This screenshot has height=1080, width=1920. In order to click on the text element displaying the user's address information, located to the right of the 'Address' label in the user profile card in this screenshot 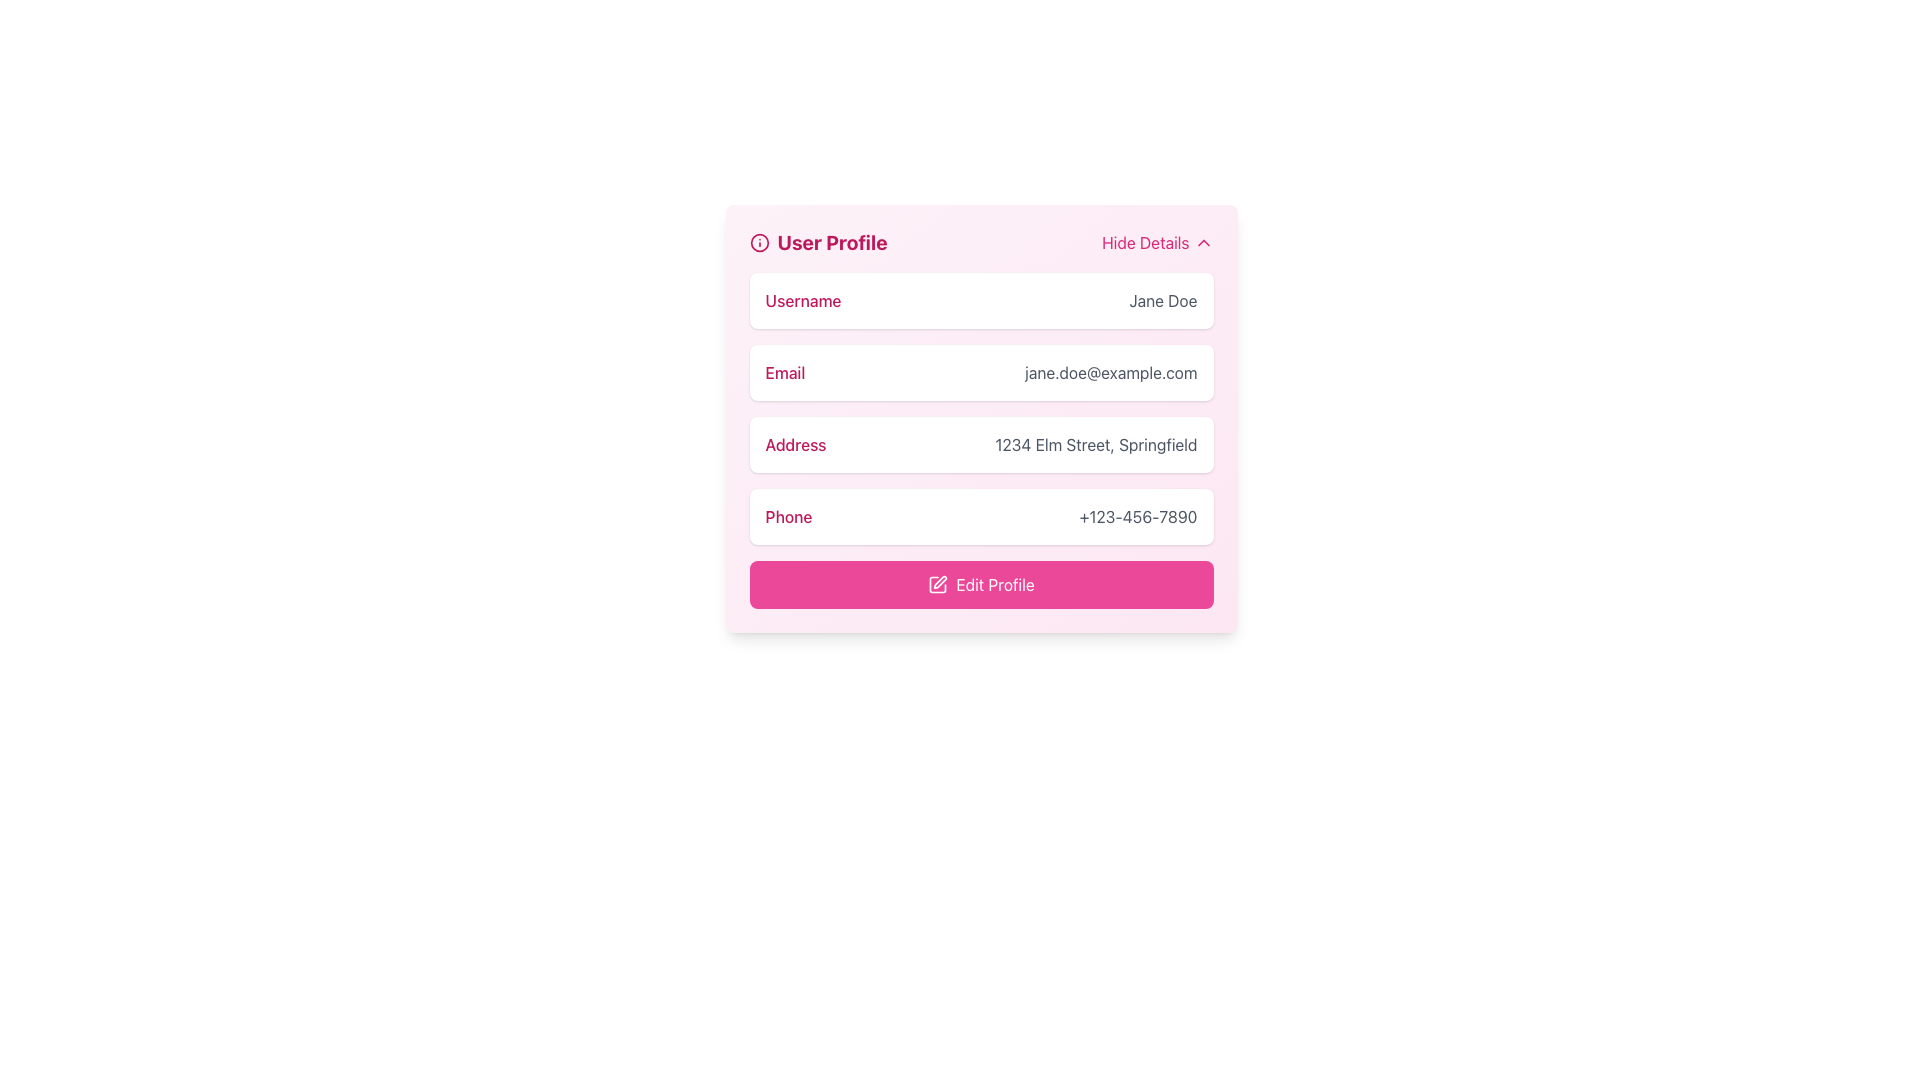, I will do `click(1095, 443)`.